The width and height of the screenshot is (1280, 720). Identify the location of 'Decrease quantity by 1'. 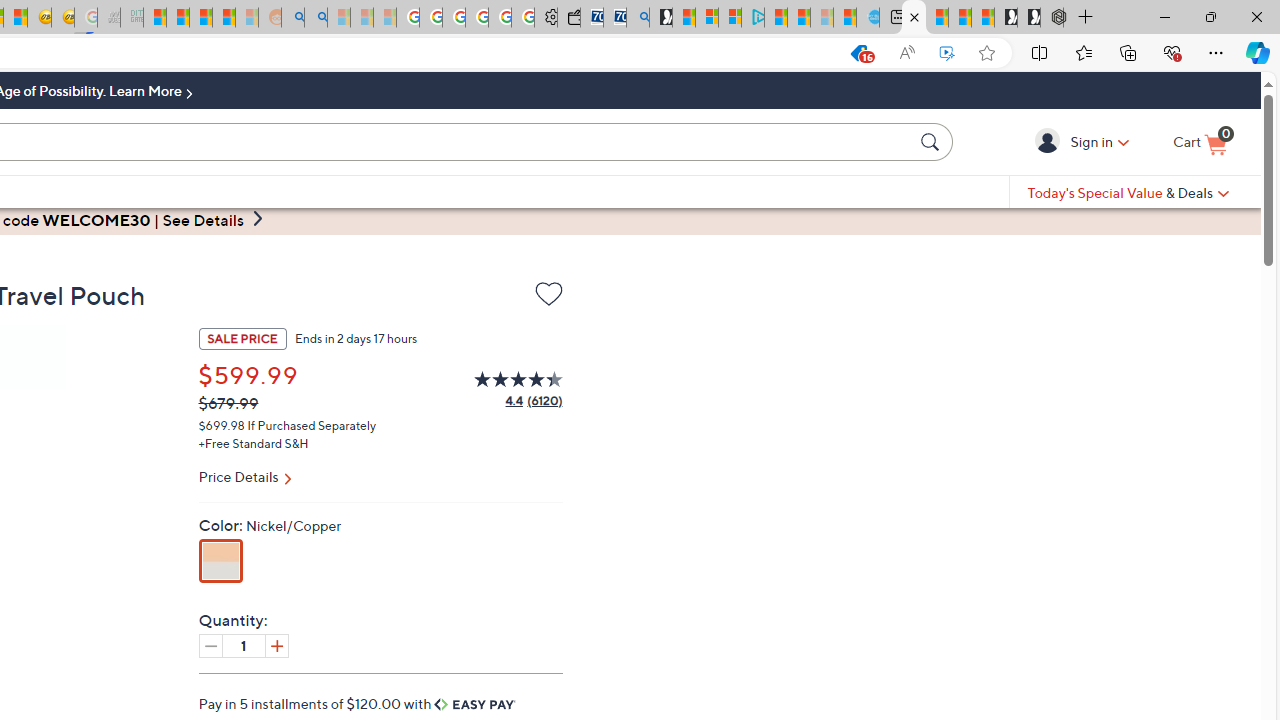
(210, 645).